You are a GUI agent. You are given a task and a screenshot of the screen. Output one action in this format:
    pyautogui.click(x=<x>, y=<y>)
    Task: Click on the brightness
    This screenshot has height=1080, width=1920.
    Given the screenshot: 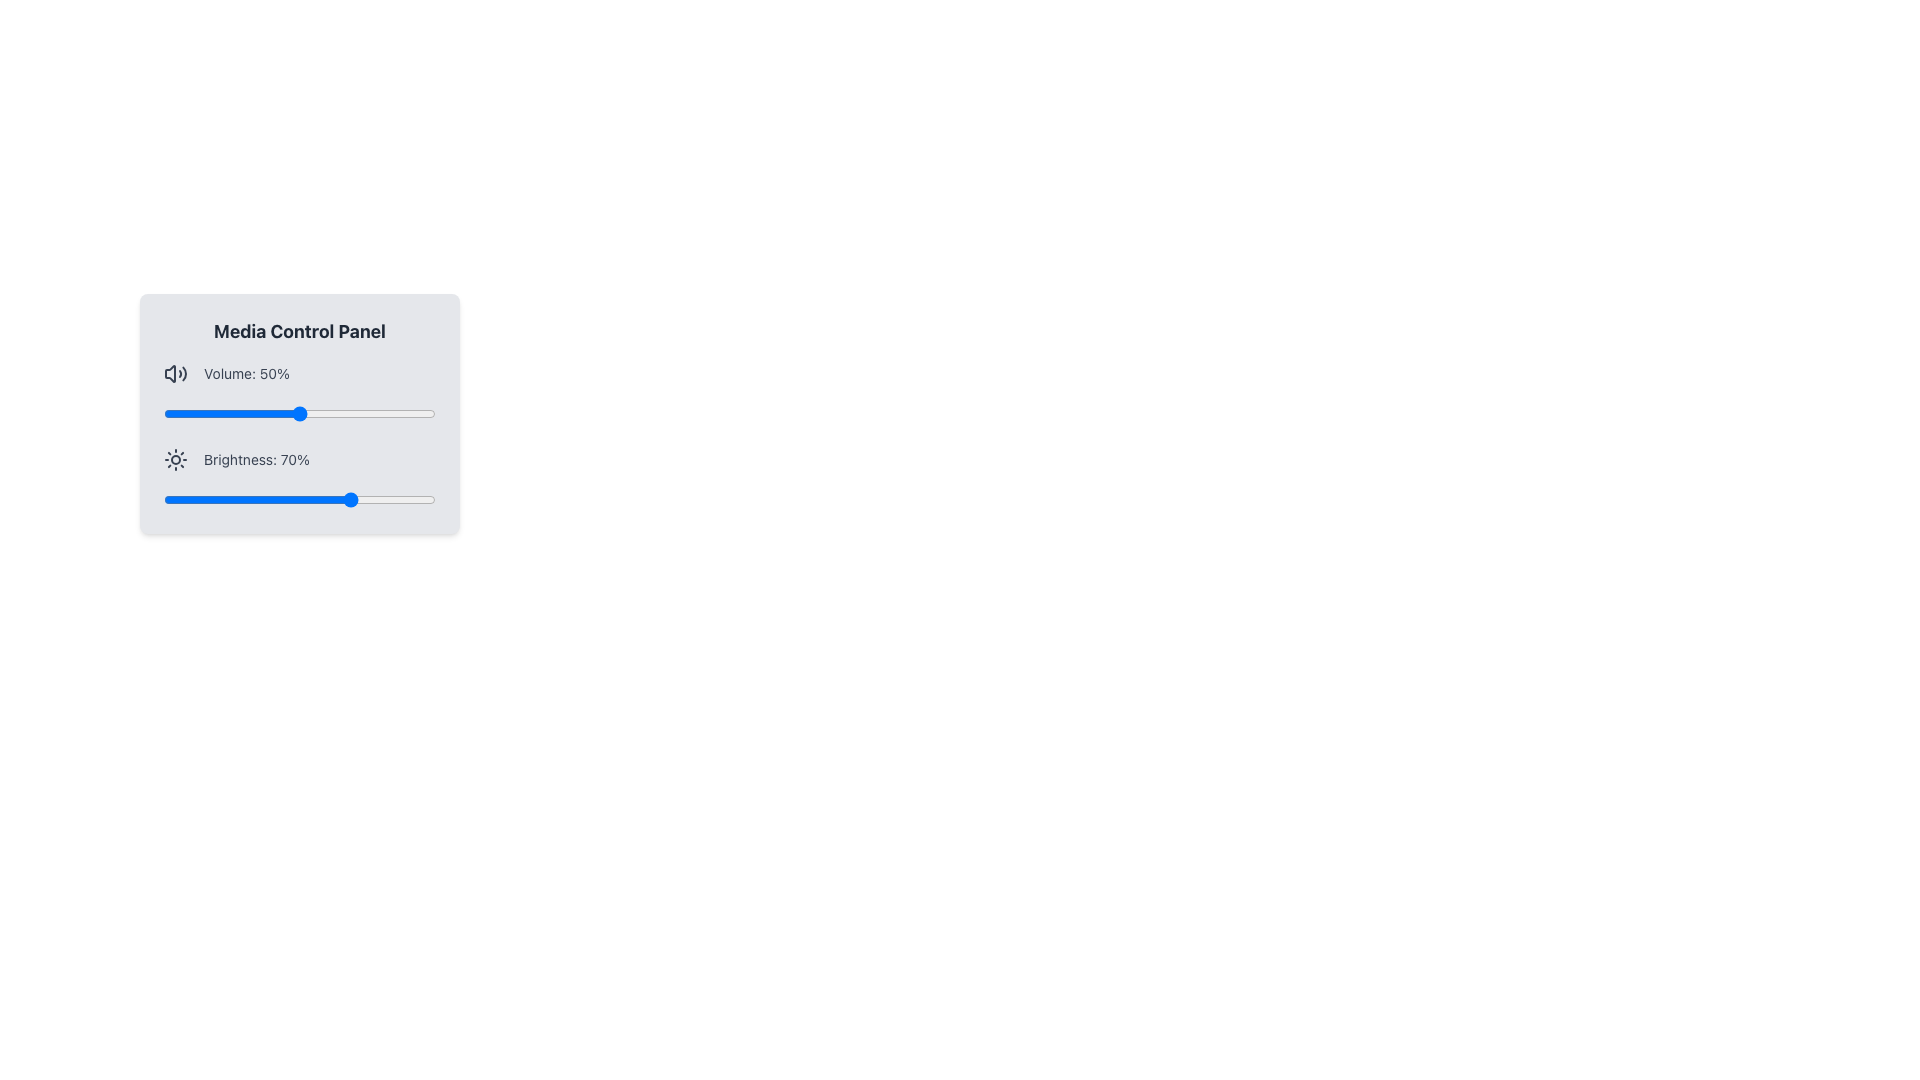 What is the action you would take?
    pyautogui.click(x=237, y=499)
    